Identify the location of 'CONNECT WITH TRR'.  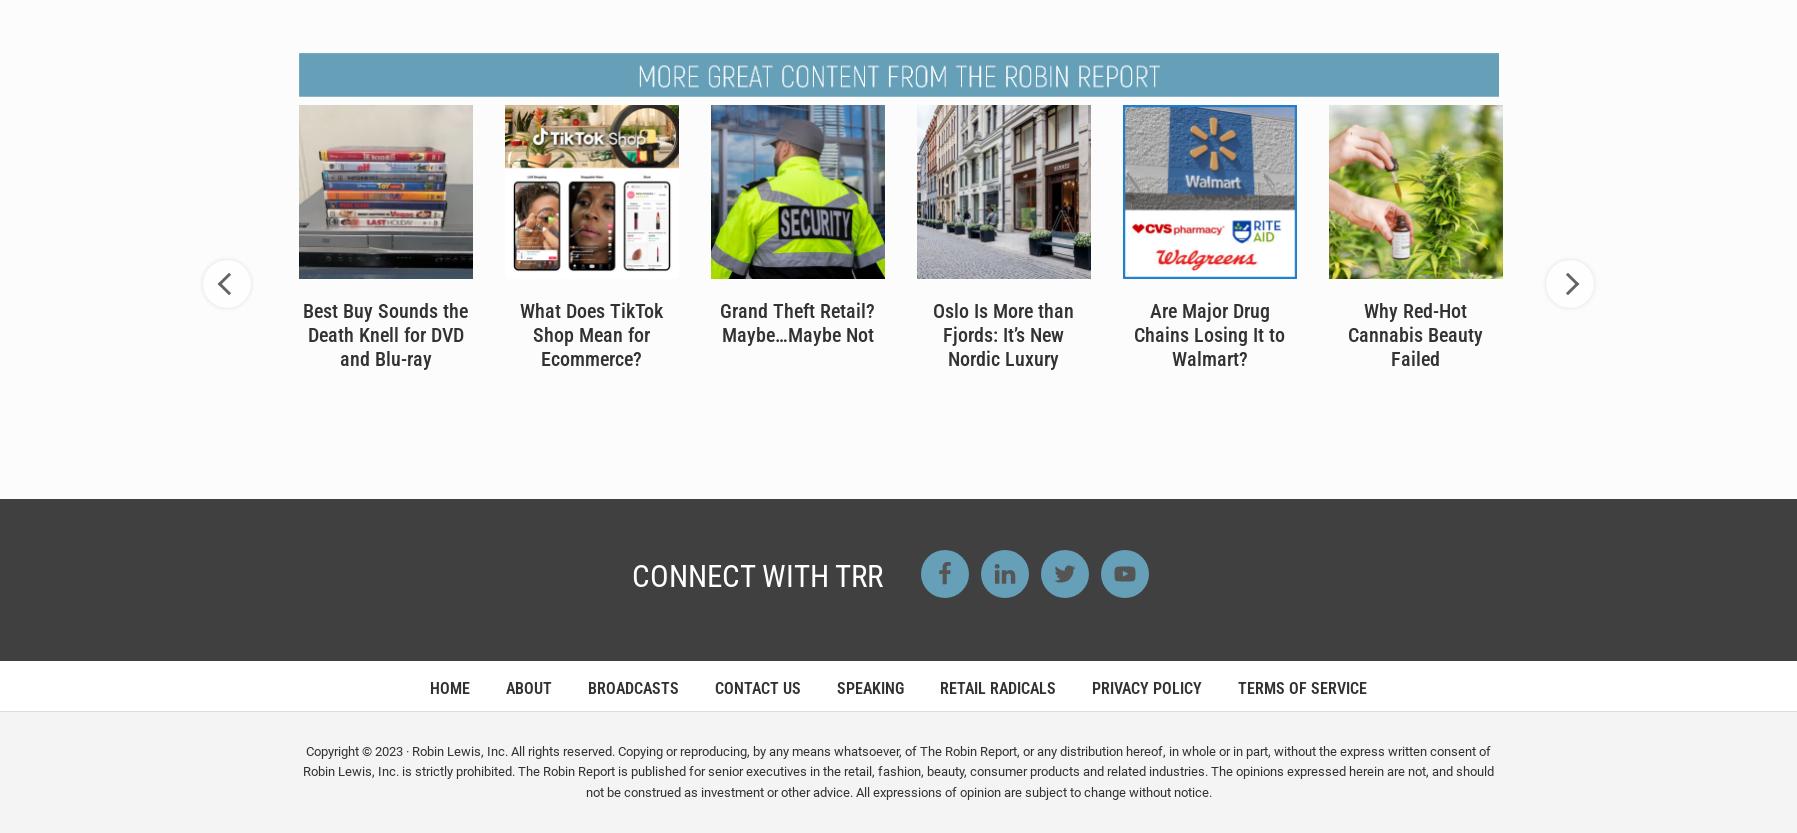
(755, 575).